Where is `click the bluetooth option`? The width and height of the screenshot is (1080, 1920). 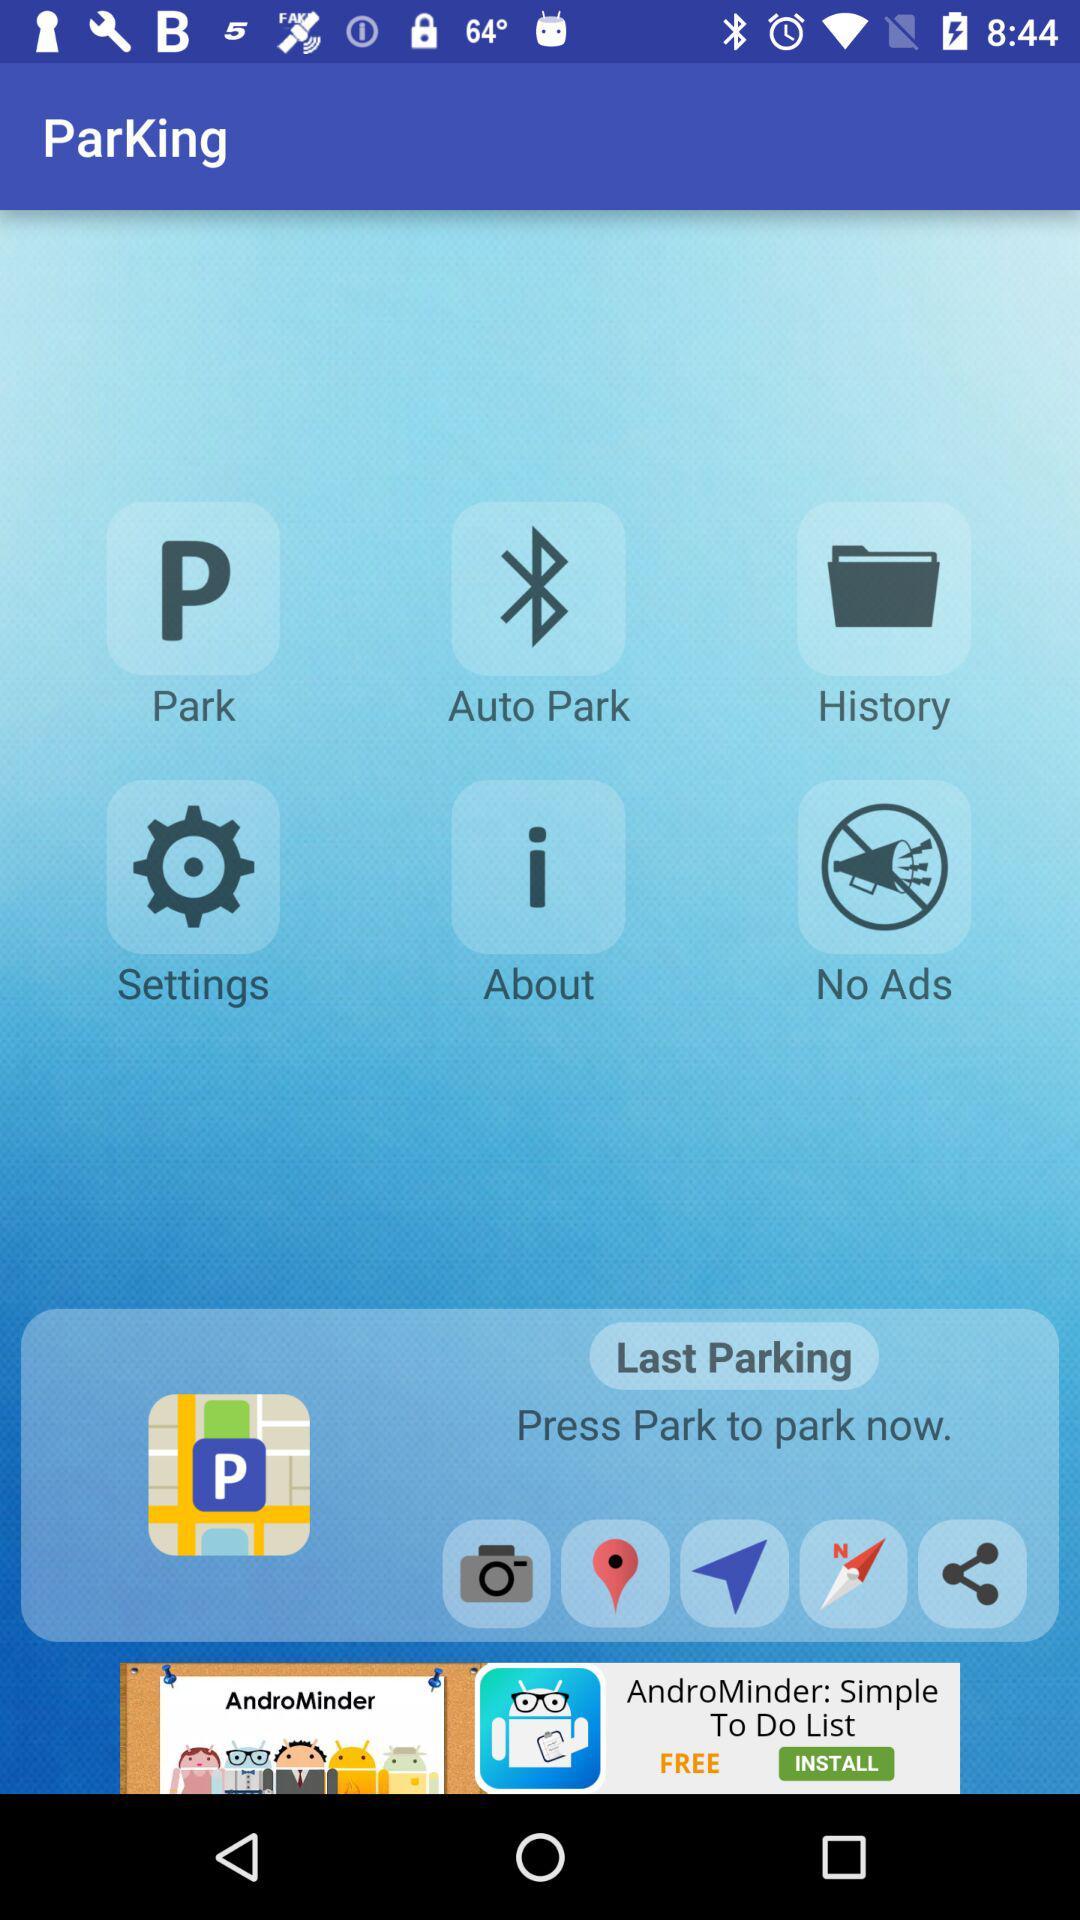
click the bluetooth option is located at coordinates (537, 587).